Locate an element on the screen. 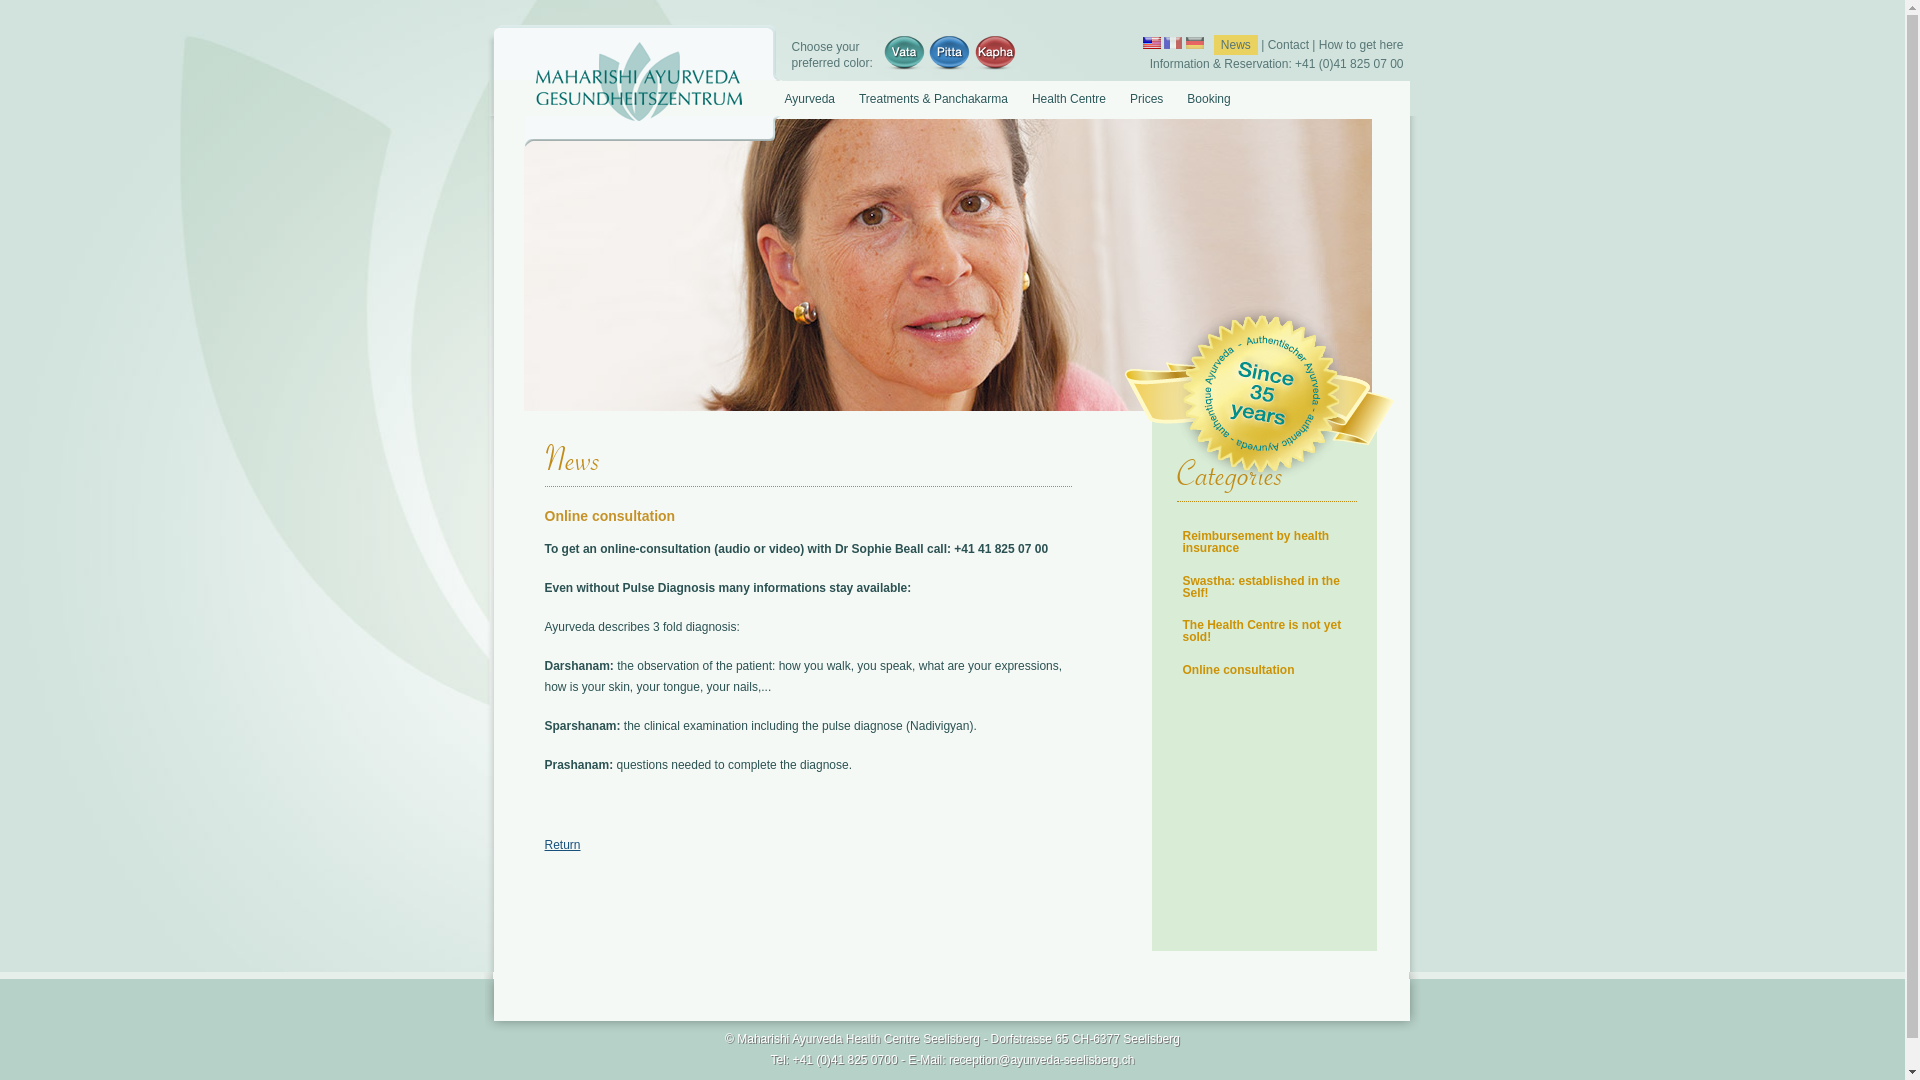  'Reimbursement by health insurance' is located at coordinates (1254, 542).